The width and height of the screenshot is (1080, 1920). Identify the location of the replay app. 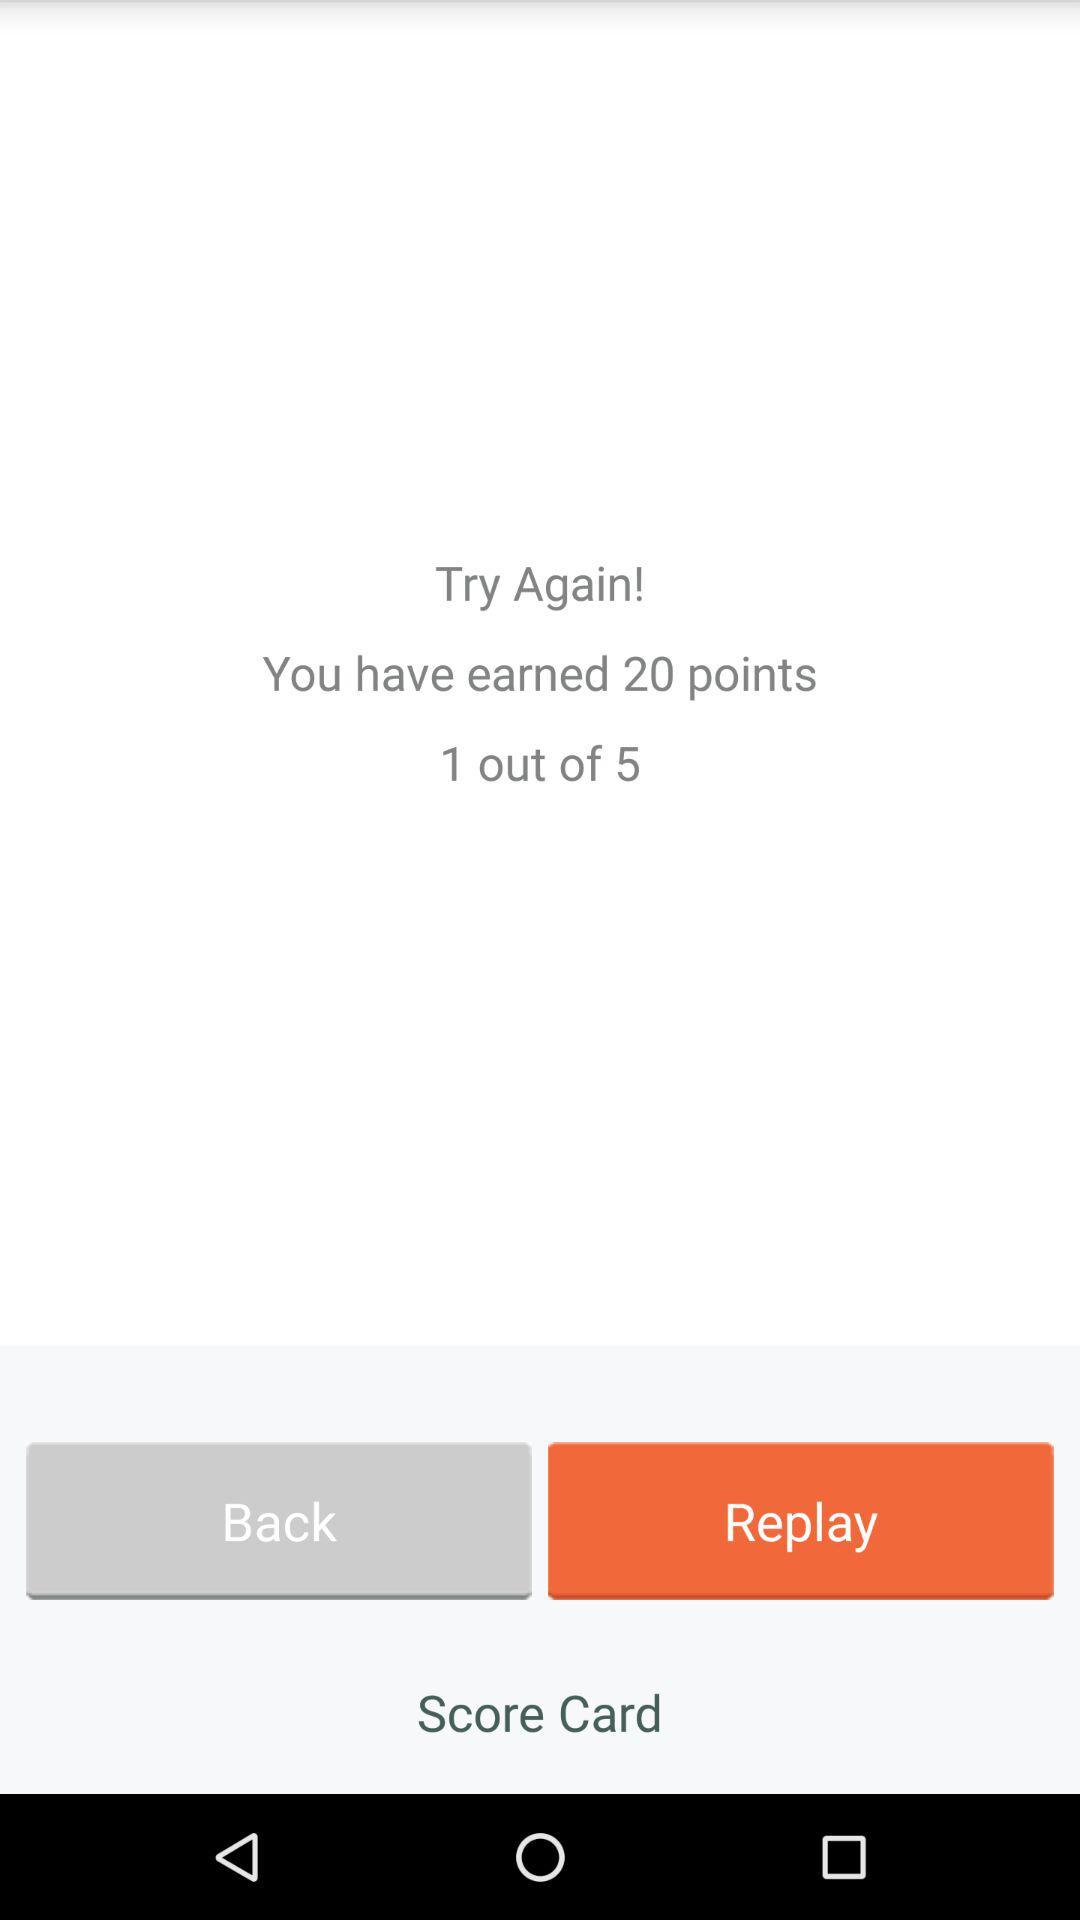
(800, 1520).